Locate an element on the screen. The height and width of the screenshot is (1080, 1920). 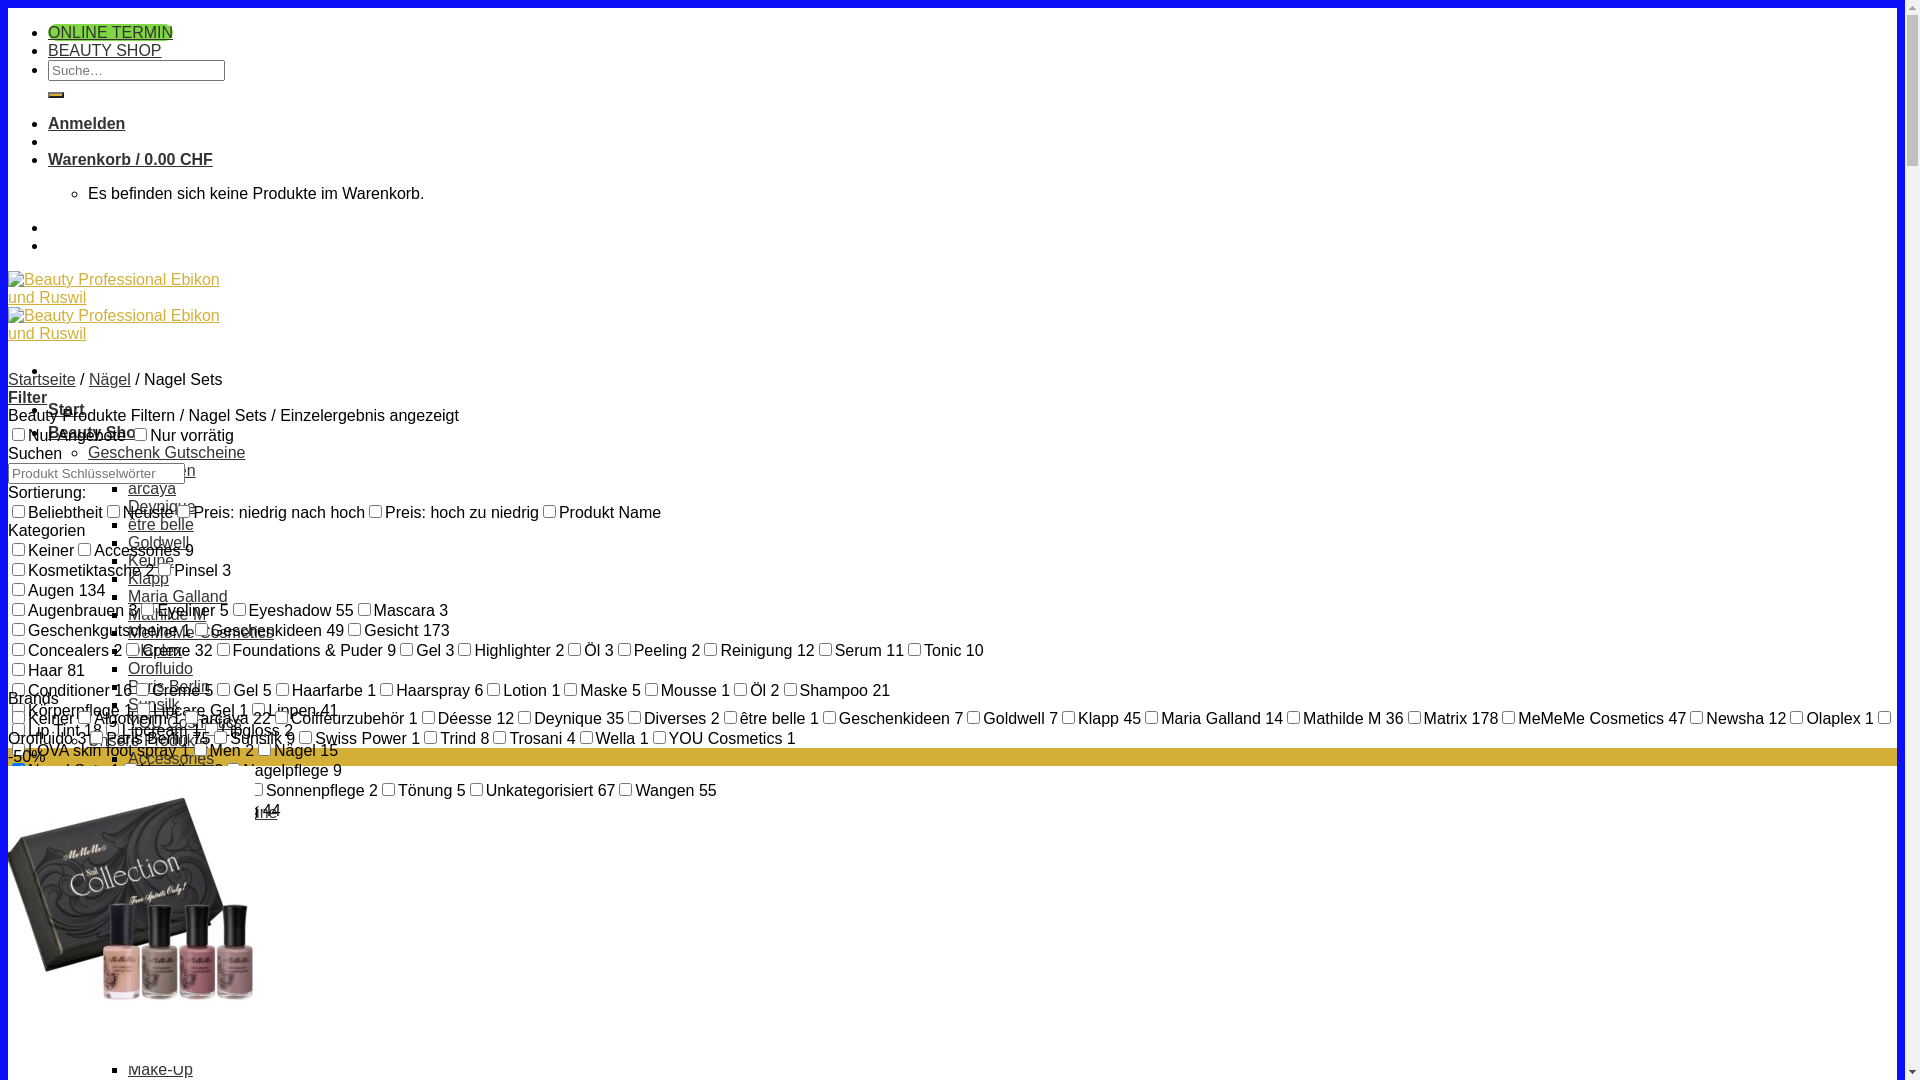
'BEAUTY SHOP' is located at coordinates (104, 49).